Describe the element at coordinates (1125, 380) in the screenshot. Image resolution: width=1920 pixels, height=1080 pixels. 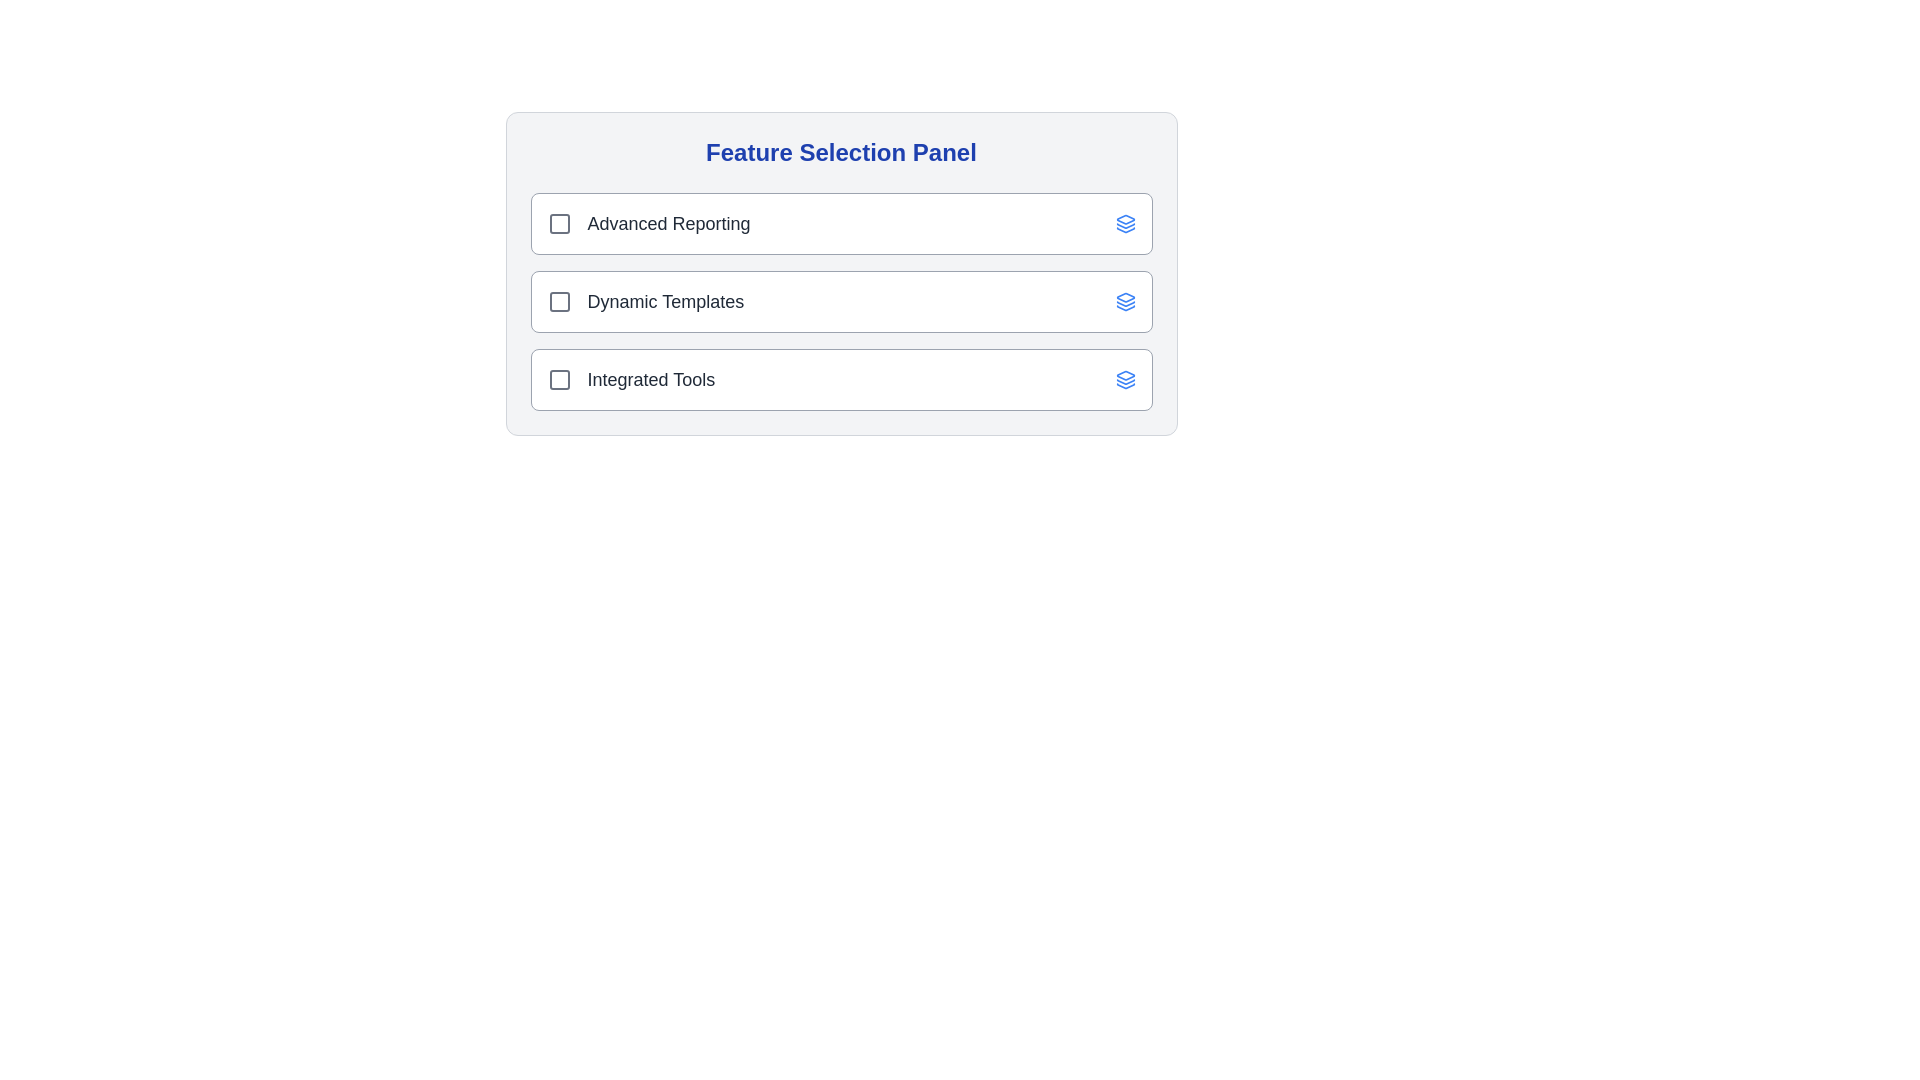
I see `the blue stacked layers icon located to the far right of the 'Integrated Tools' list item in the feature selection panel` at that location.